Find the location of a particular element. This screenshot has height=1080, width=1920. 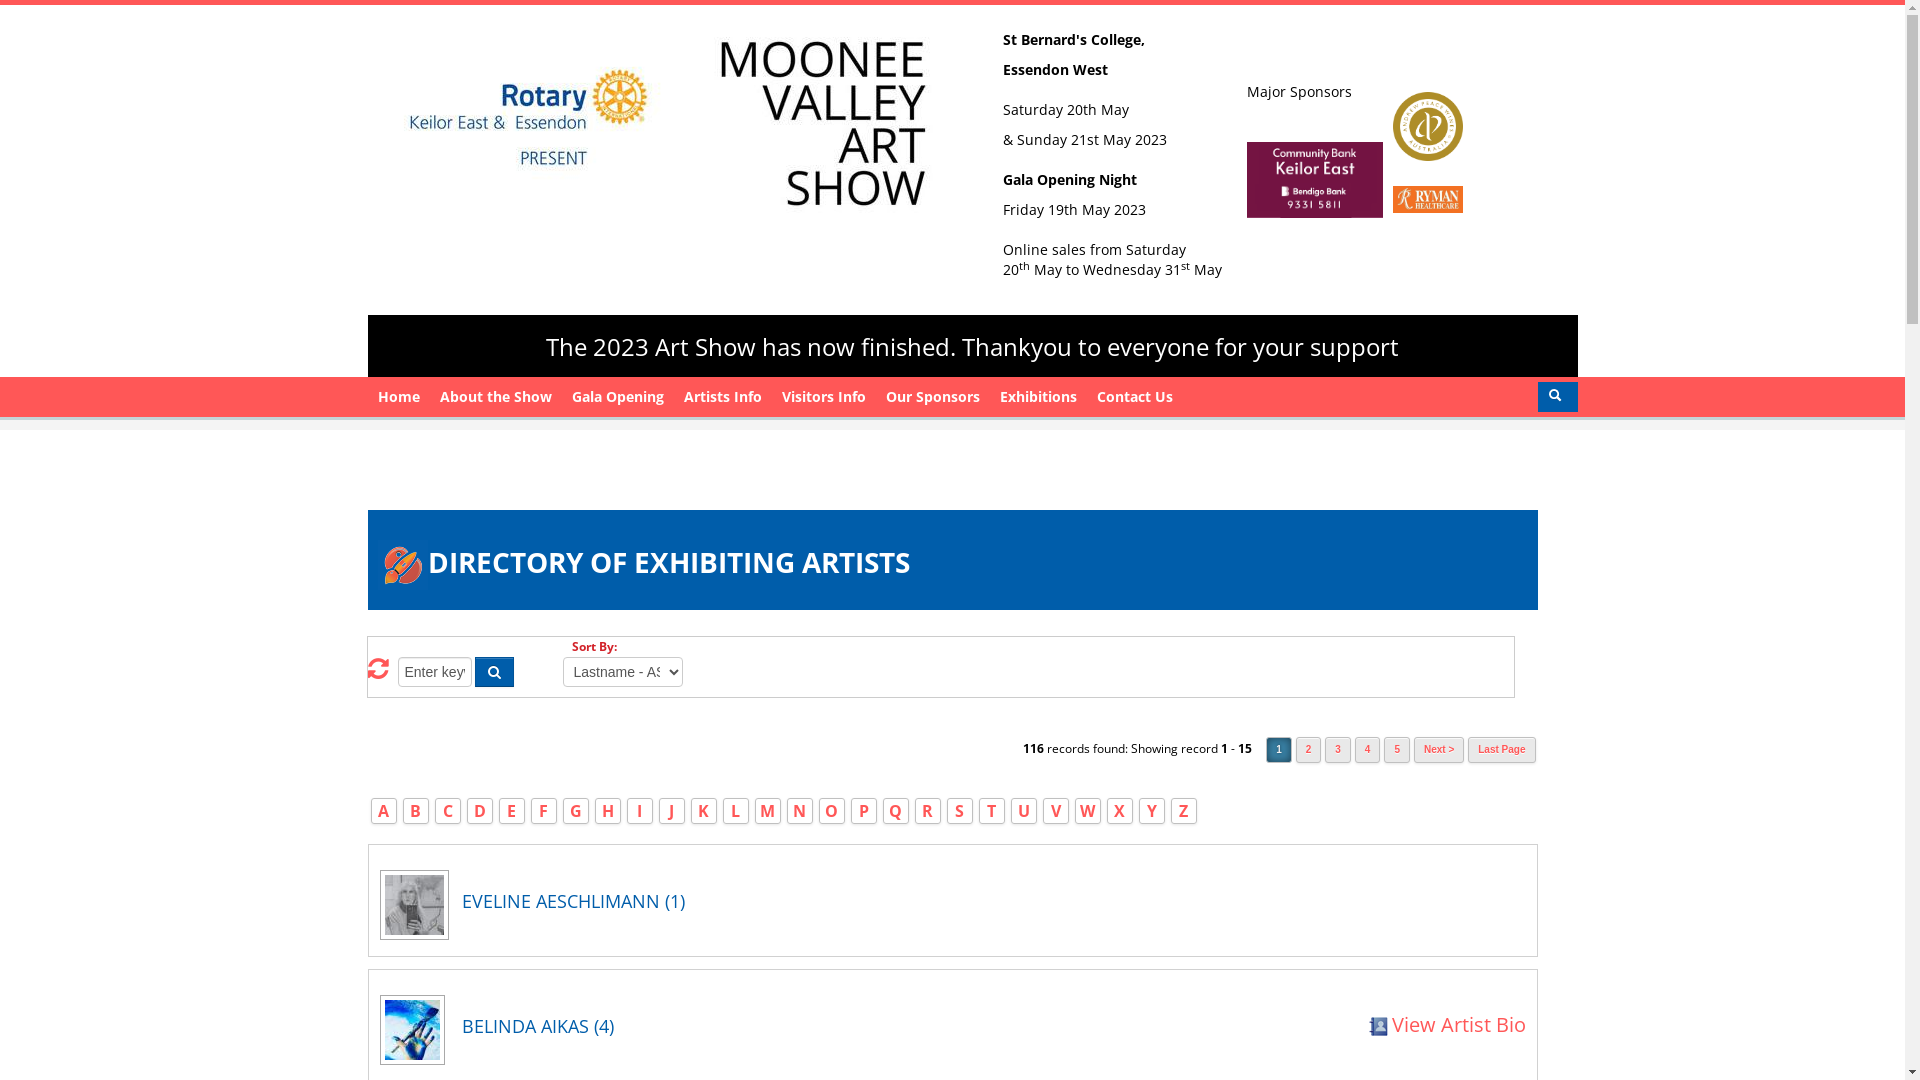

'Contact Us' is located at coordinates (1084, 397).